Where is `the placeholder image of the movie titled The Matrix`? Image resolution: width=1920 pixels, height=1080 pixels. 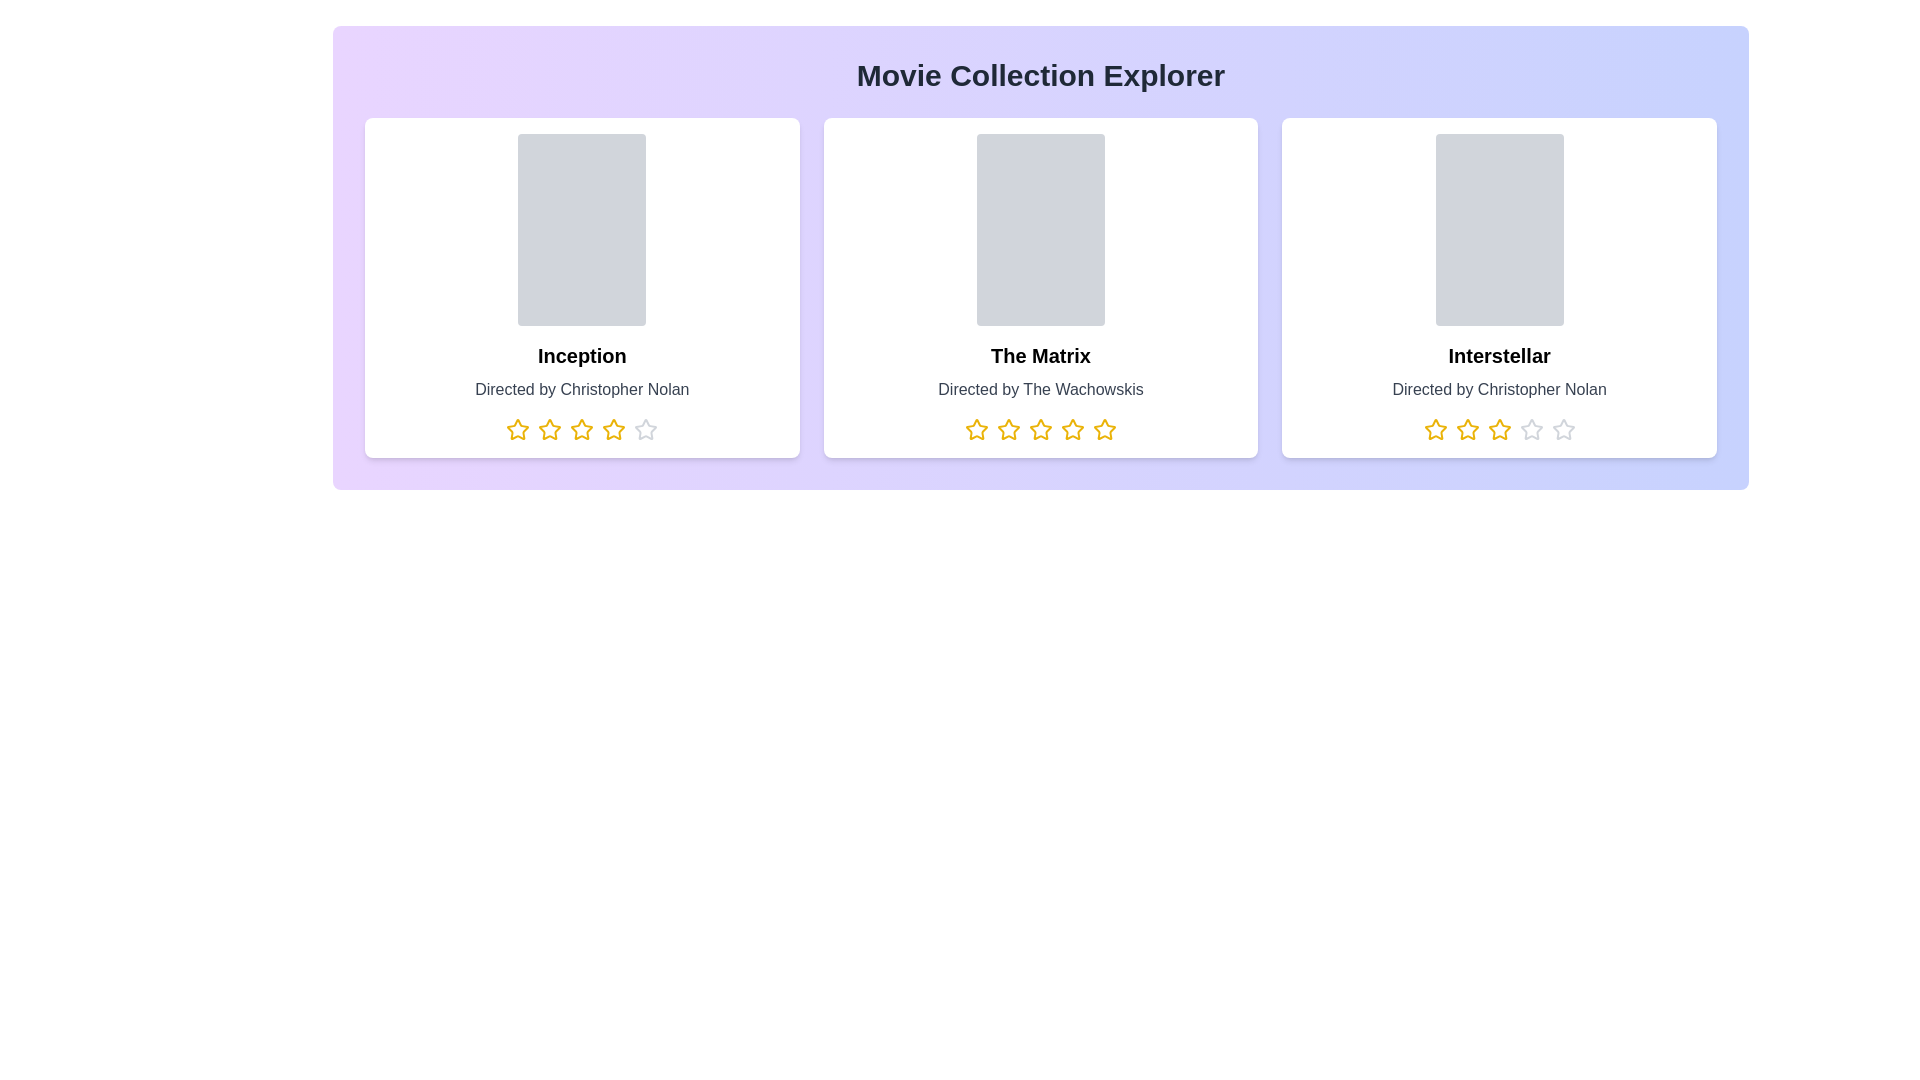
the placeholder image of the movie titled The Matrix is located at coordinates (1040, 229).